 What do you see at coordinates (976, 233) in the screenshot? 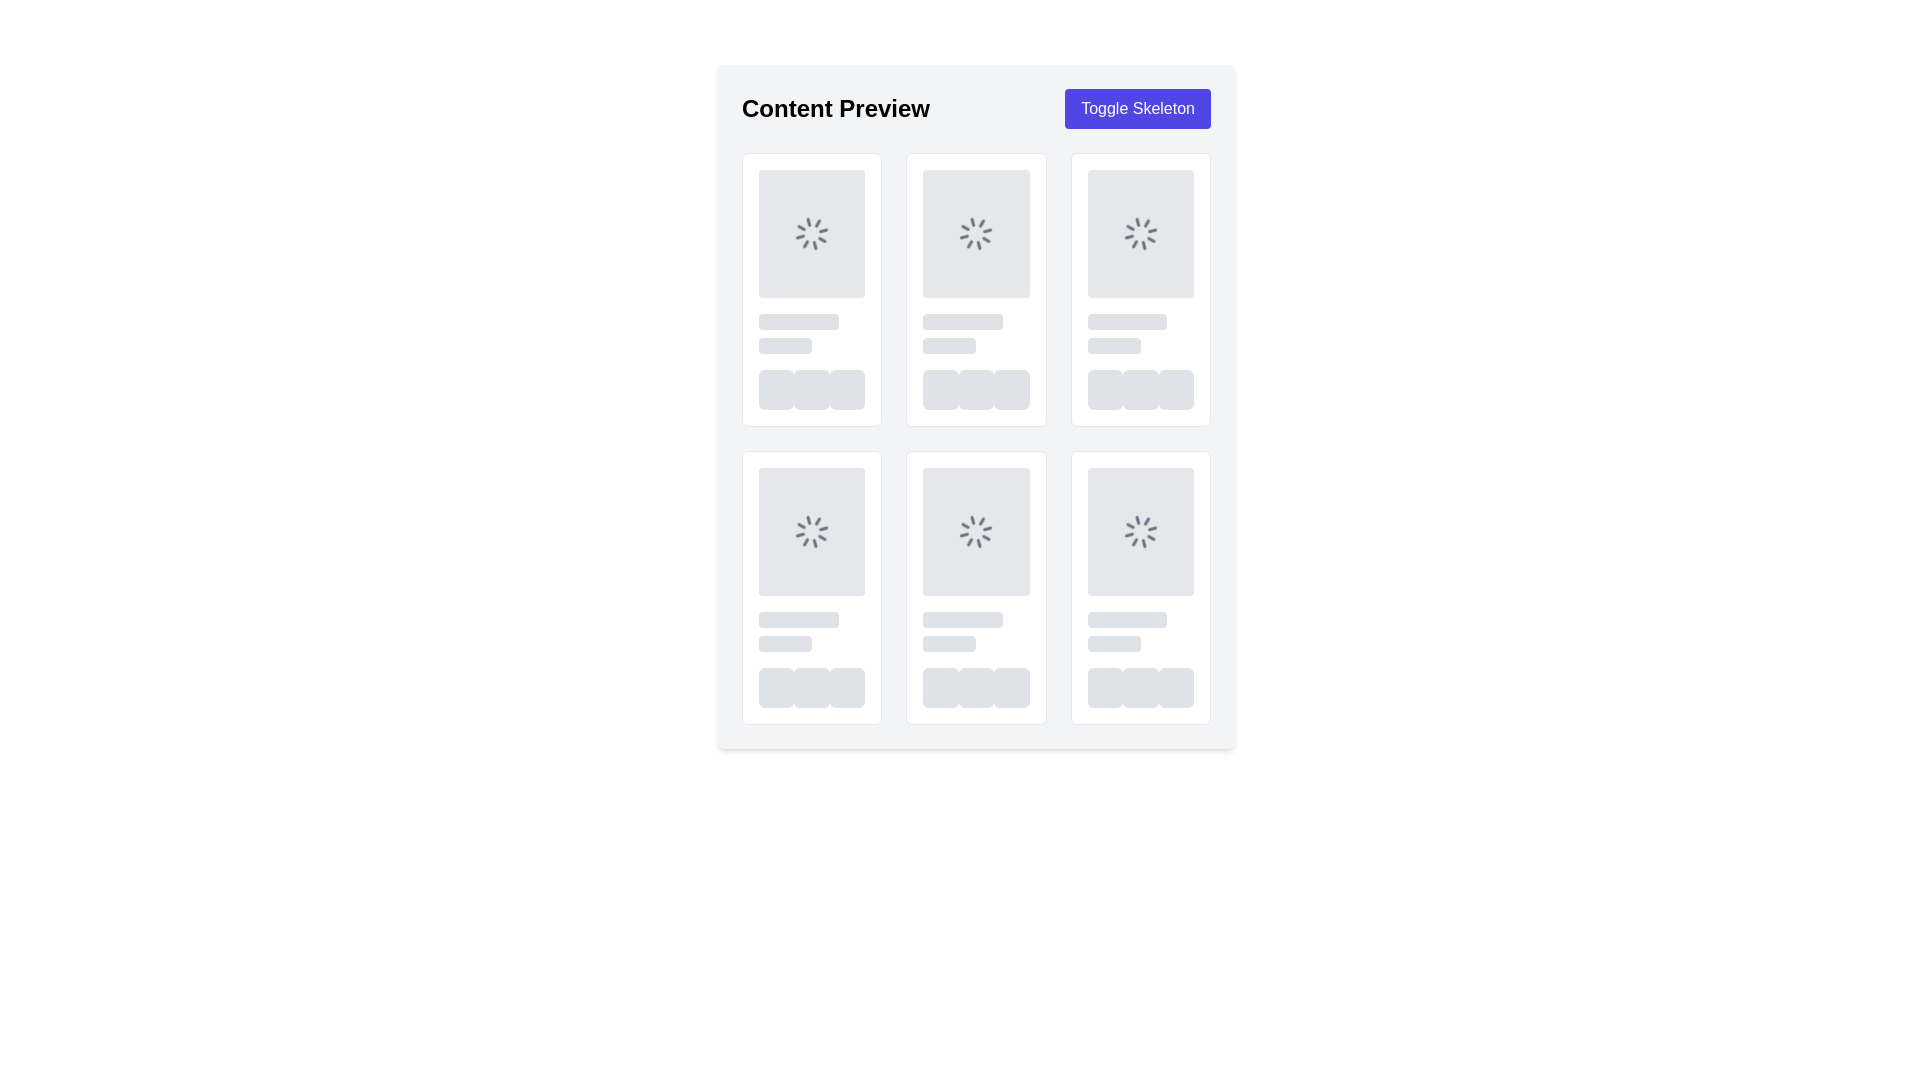
I see `the Loading Placeholder, which visually indicates progress and is located in the second position of the first row within the content preview section` at bounding box center [976, 233].